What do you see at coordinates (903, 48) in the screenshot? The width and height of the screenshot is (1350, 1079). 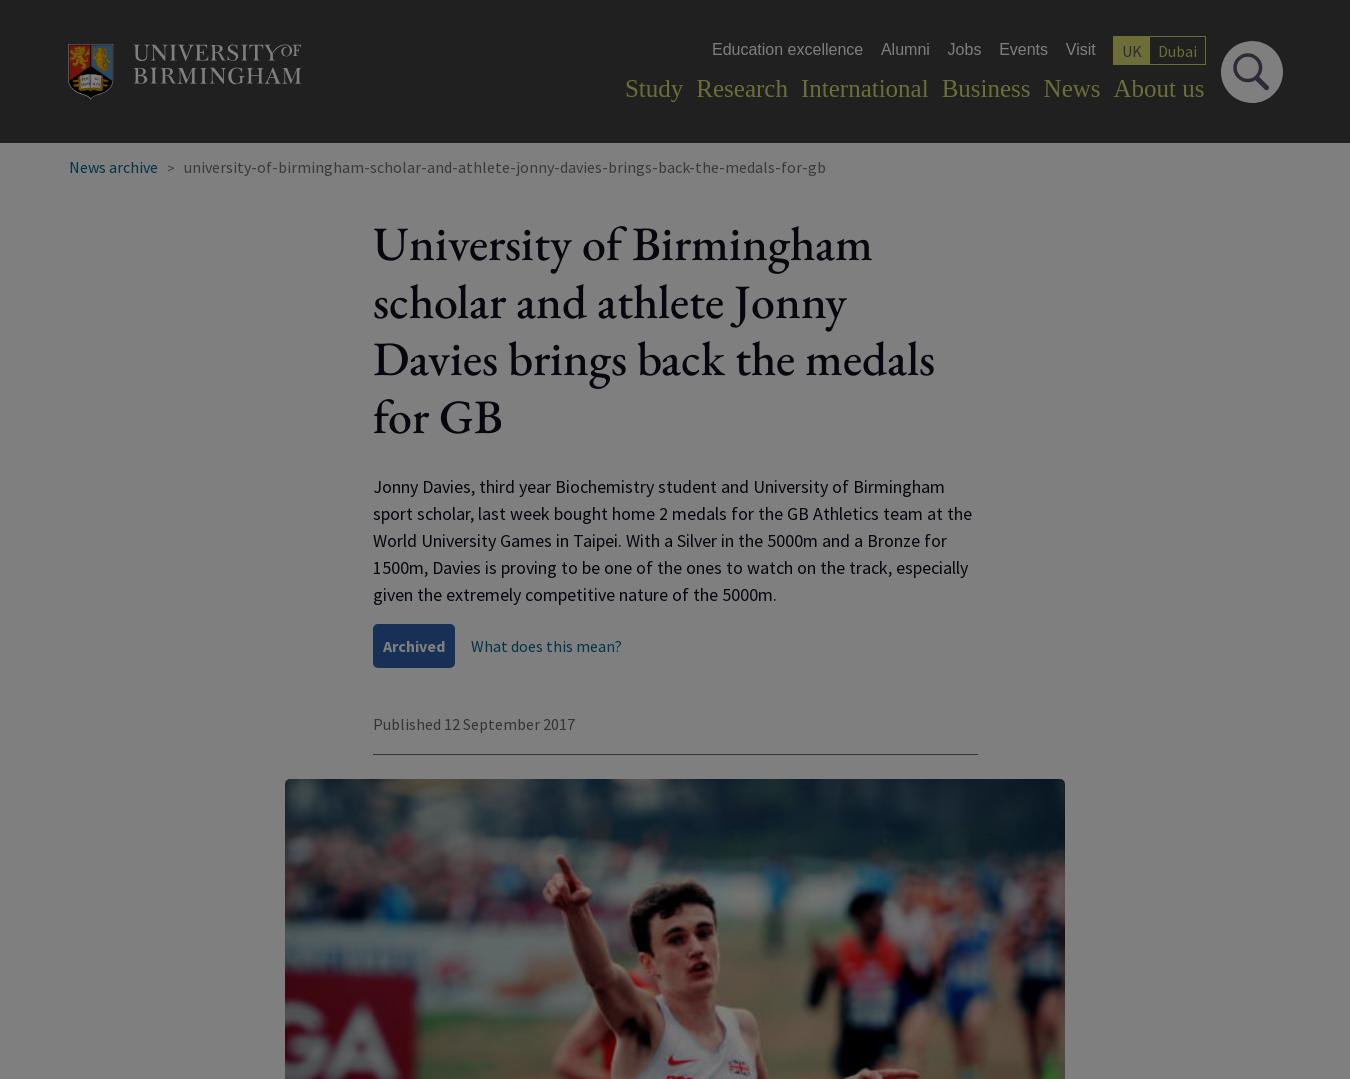 I see `'Alumni'` at bounding box center [903, 48].